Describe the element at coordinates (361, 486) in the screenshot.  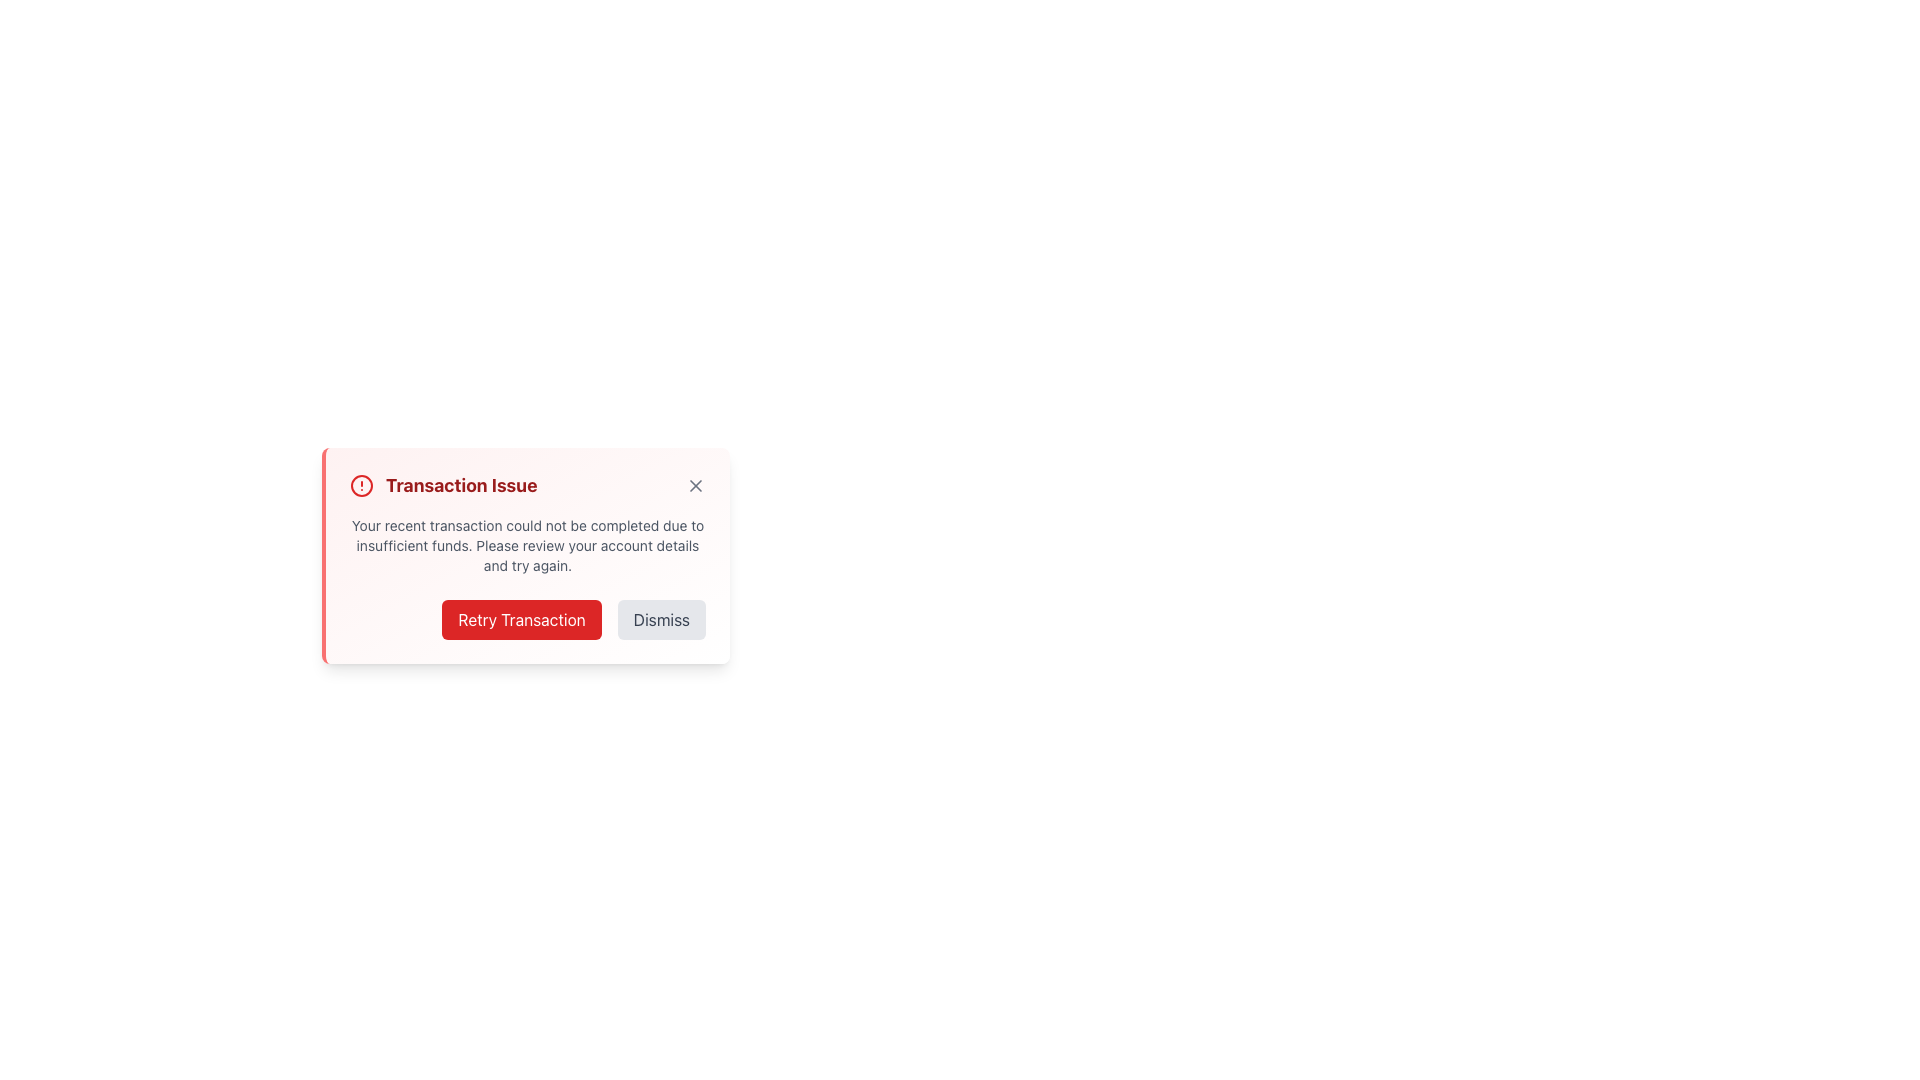
I see `the circular SVG shape with a red stroke, which serves as a warning icon located to the left of the 'Transaction Issue' heading in the modal dialog box` at that location.